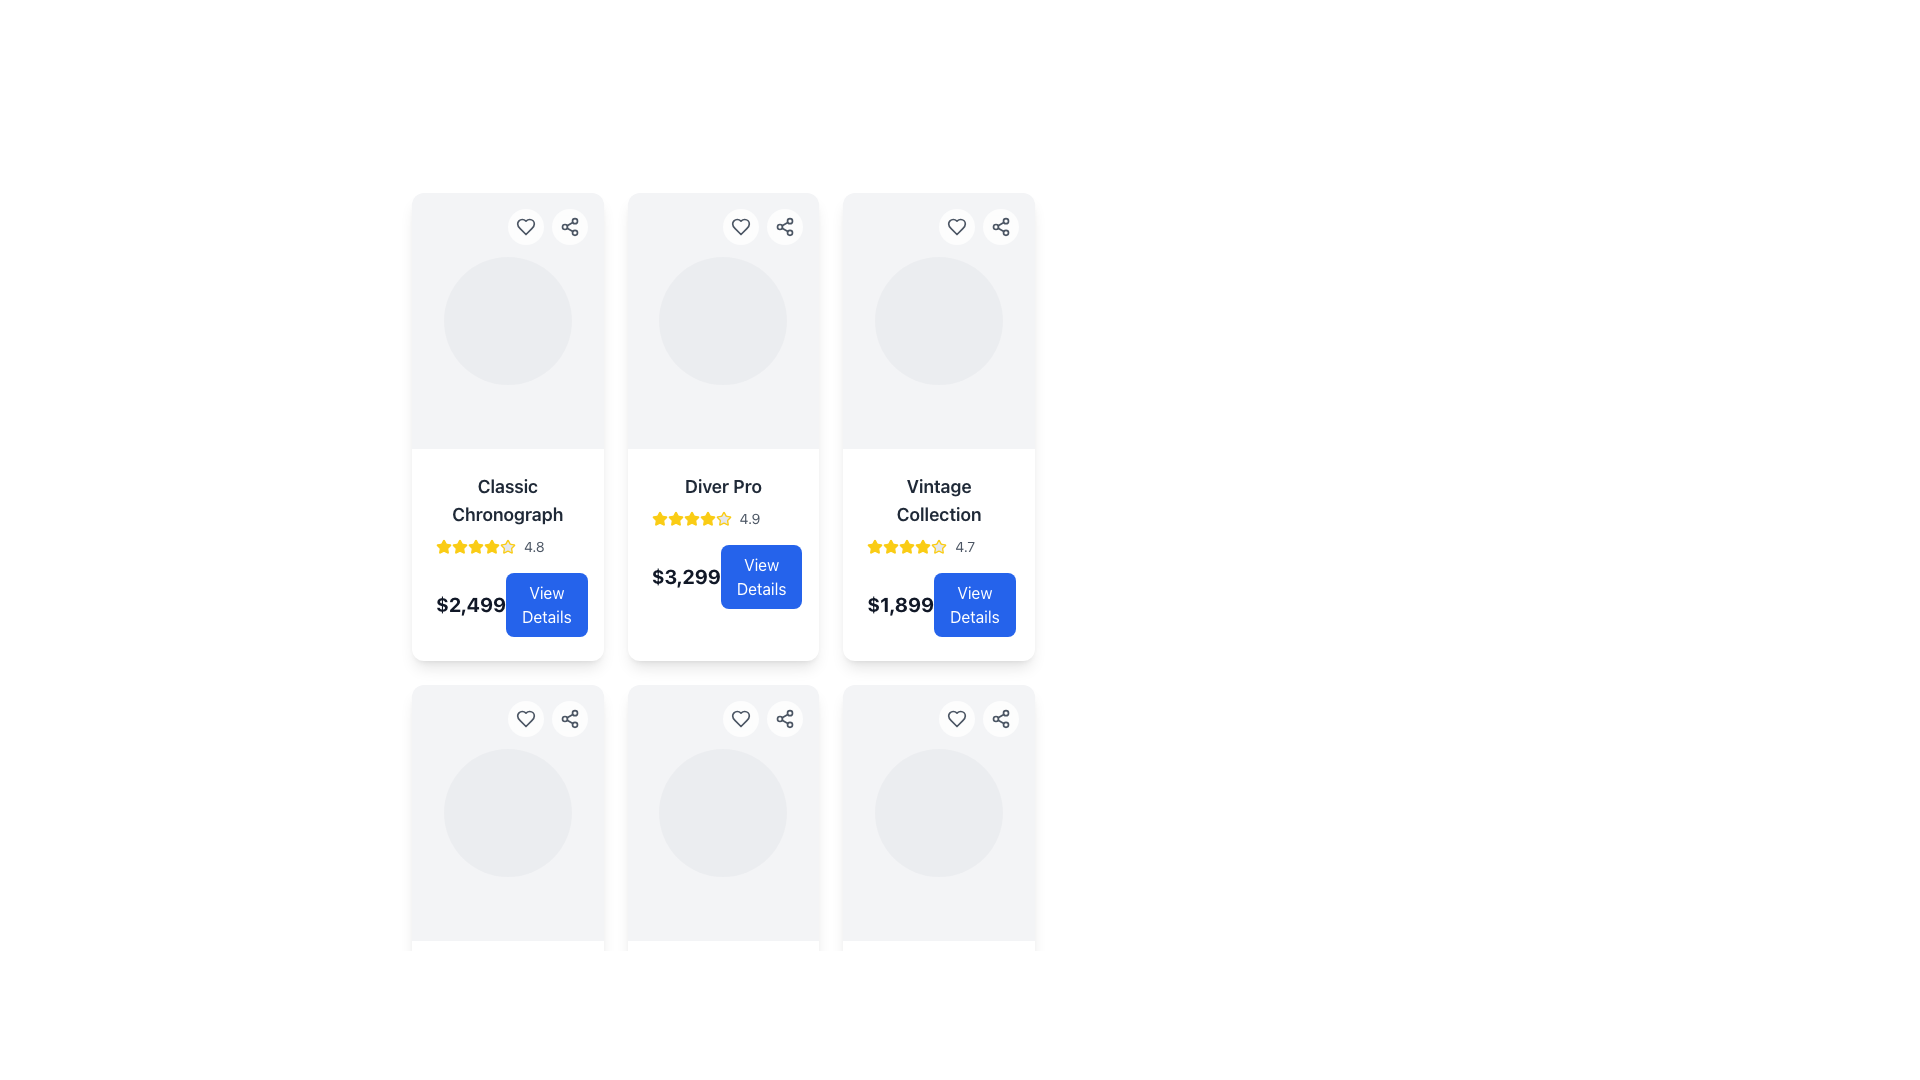 The height and width of the screenshot is (1080, 1920). I want to click on the heart-shaped icon button in the top-right corner of the 'Diver Pro' product card, so click(740, 226).